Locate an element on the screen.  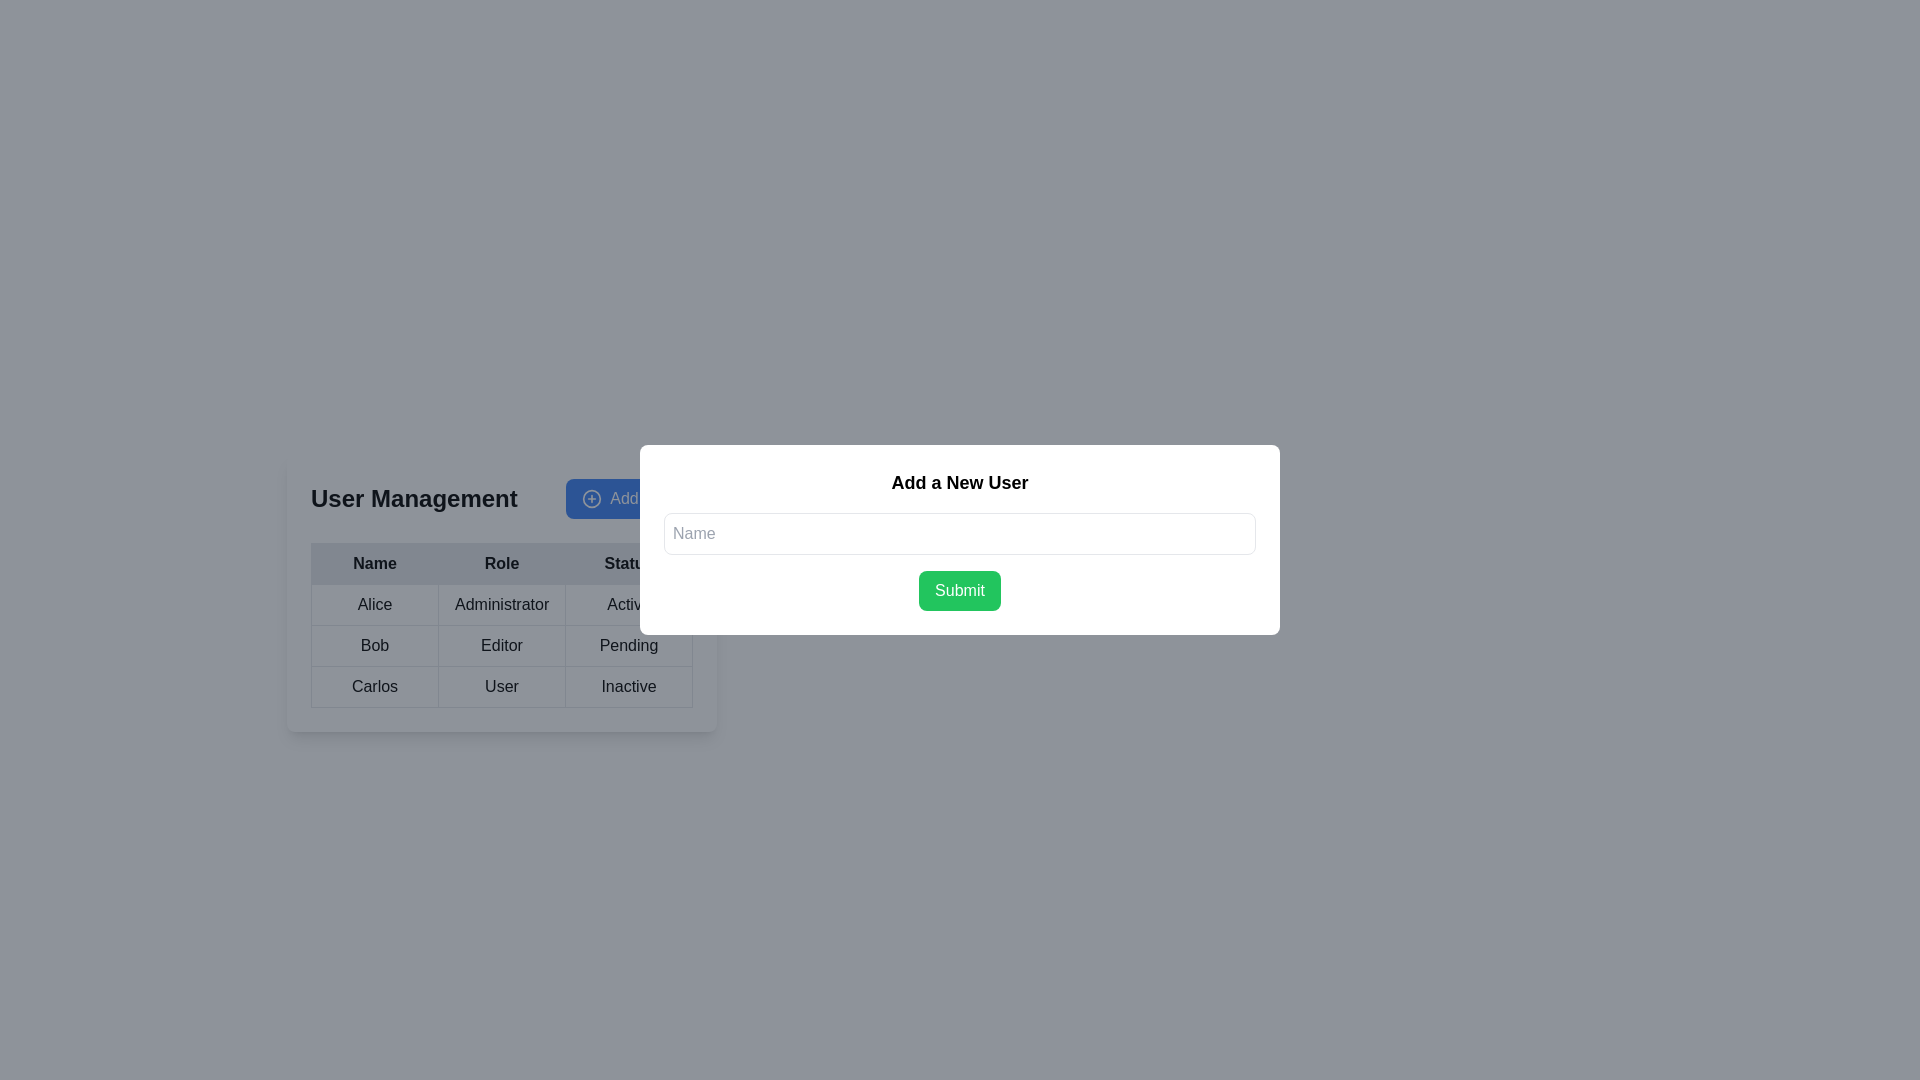
the 'Name' text label at the top row of the table is located at coordinates (374, 563).